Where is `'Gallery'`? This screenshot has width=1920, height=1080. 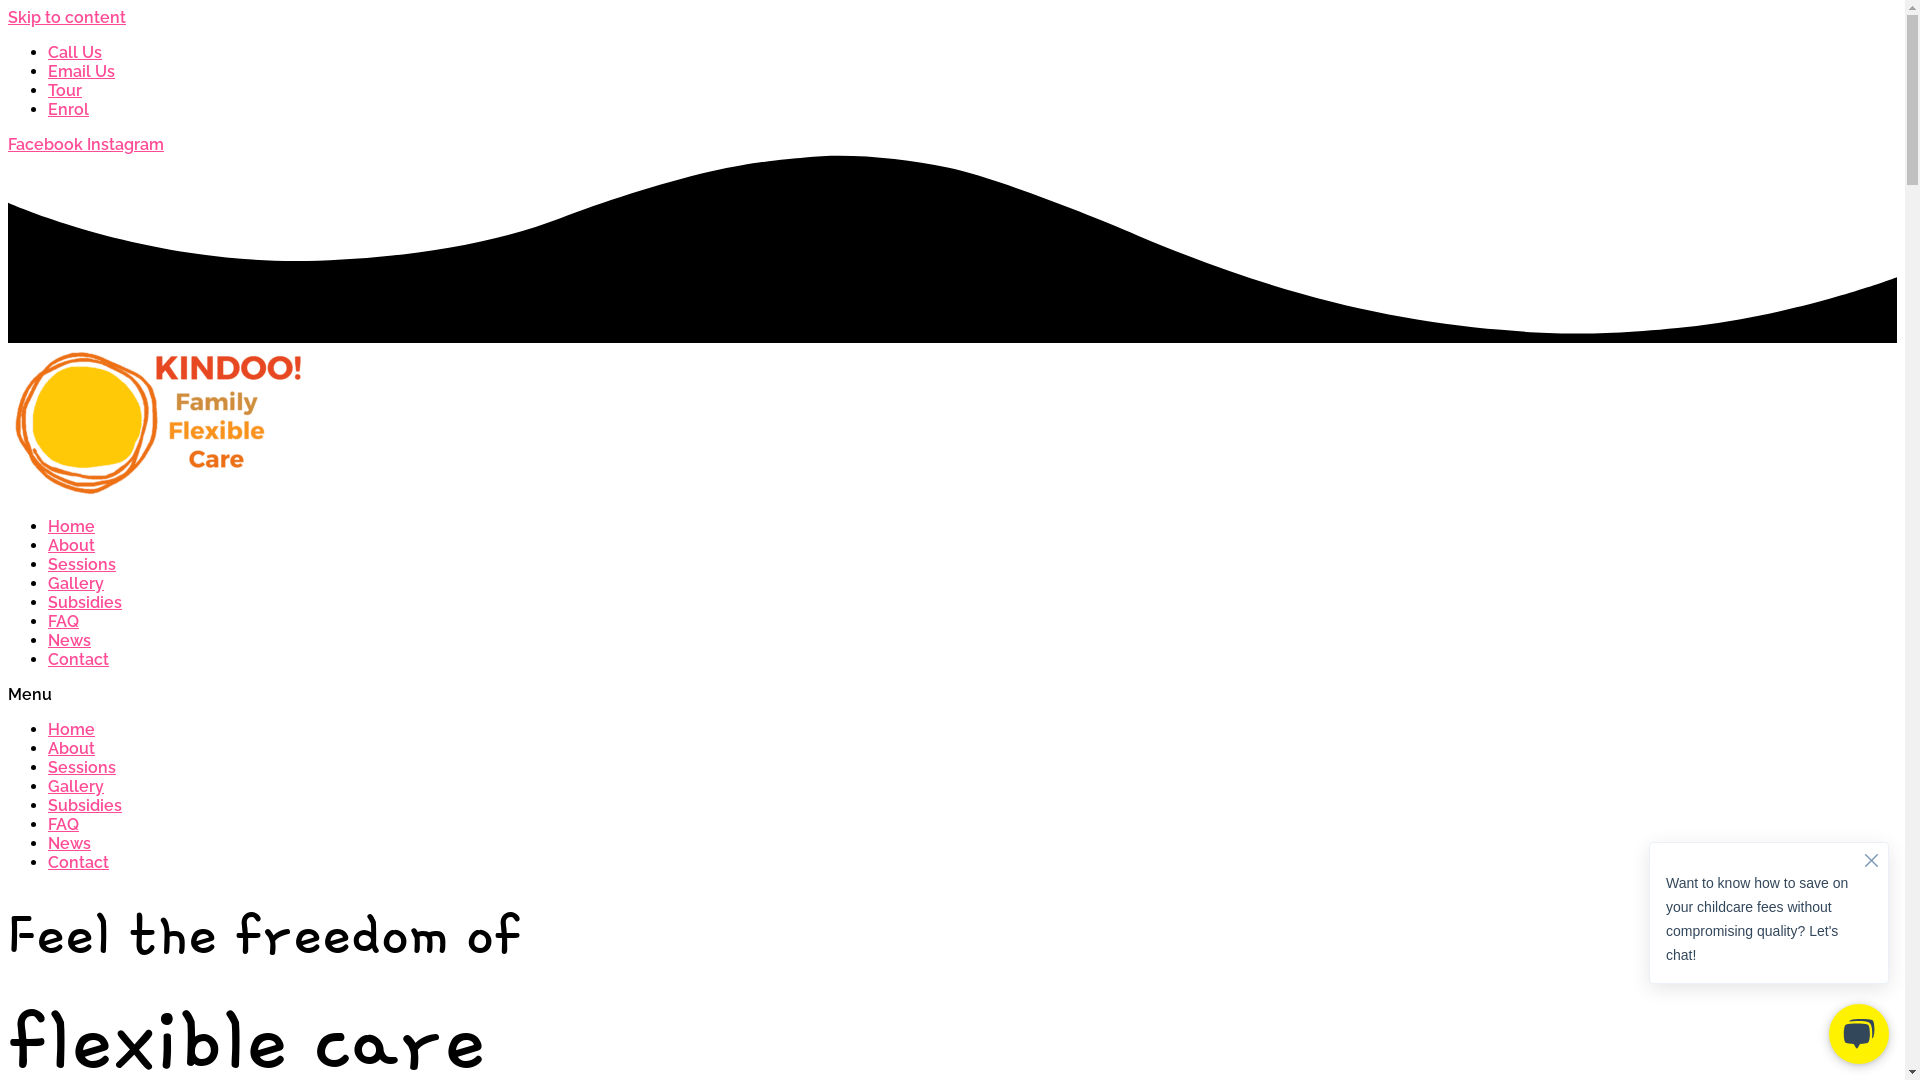
'Gallery' is located at coordinates (76, 785).